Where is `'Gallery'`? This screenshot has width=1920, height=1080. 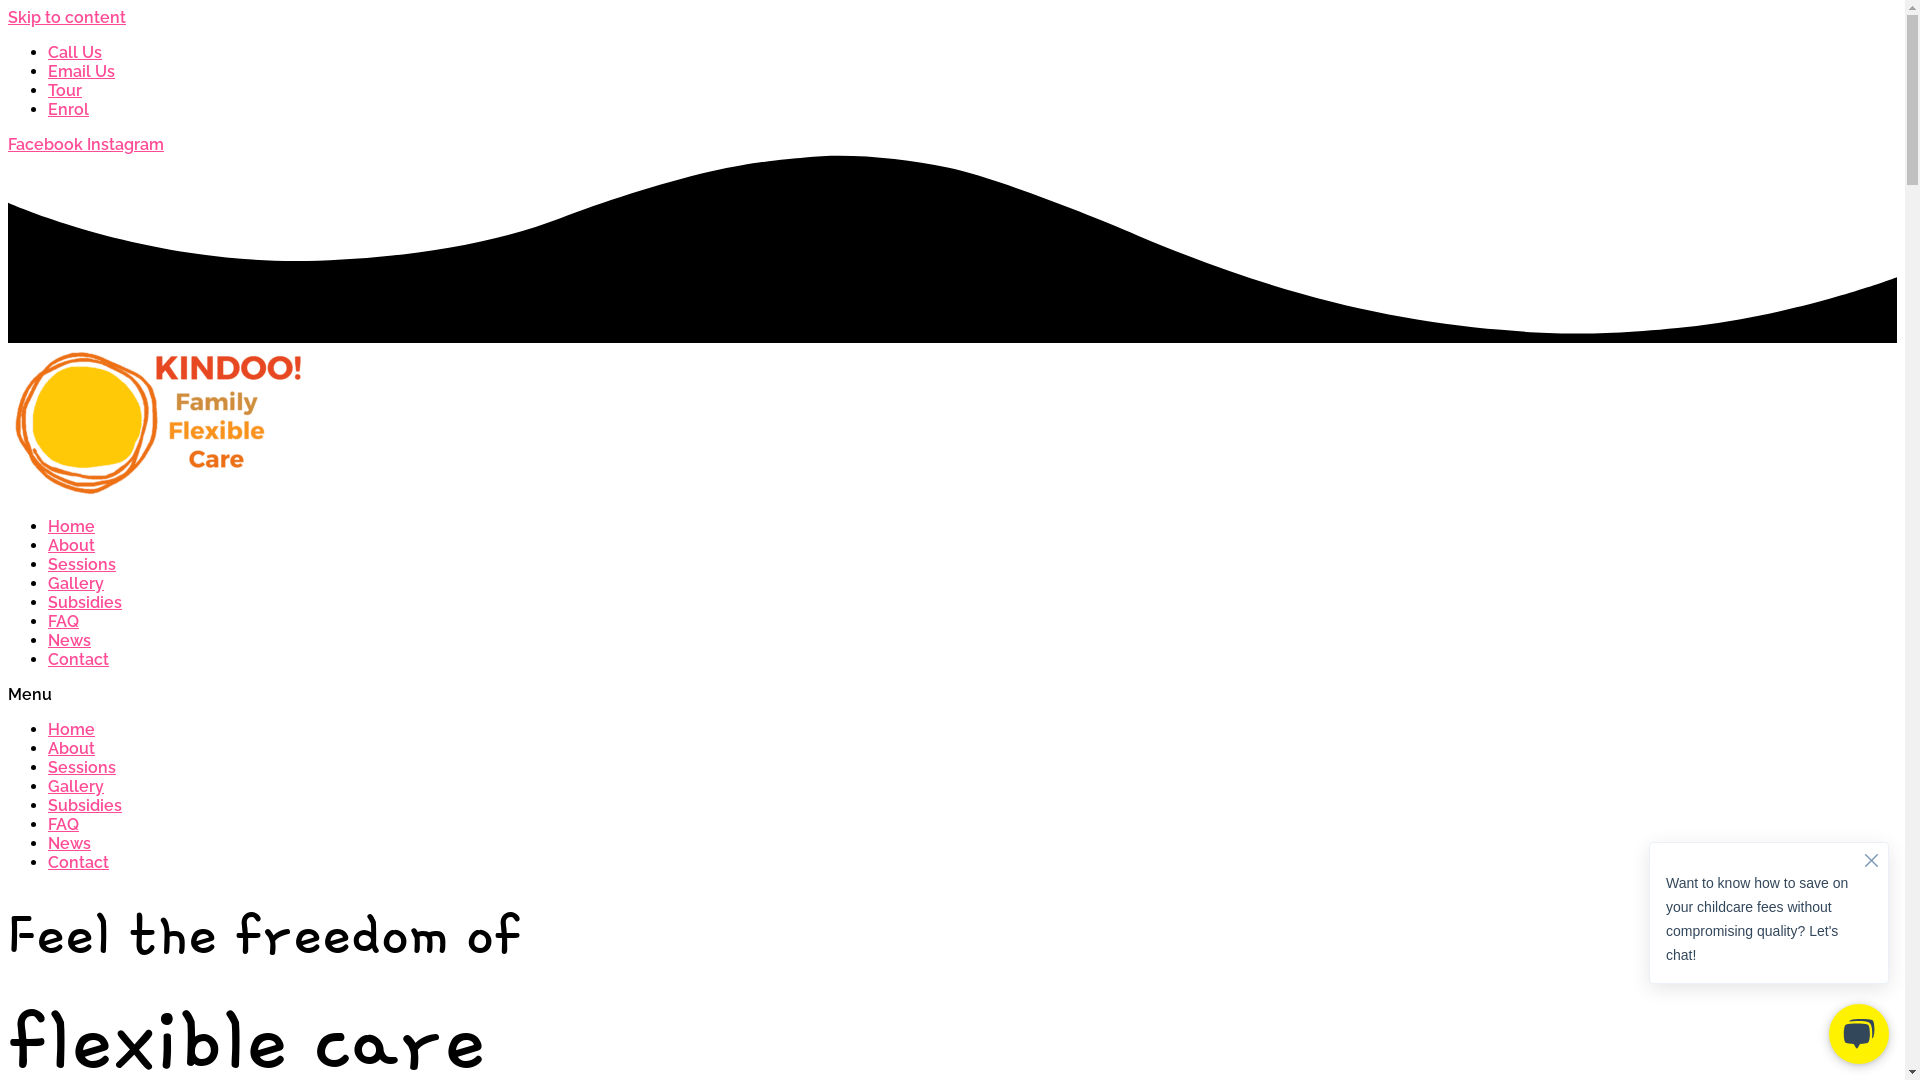
'Gallery' is located at coordinates (76, 785).